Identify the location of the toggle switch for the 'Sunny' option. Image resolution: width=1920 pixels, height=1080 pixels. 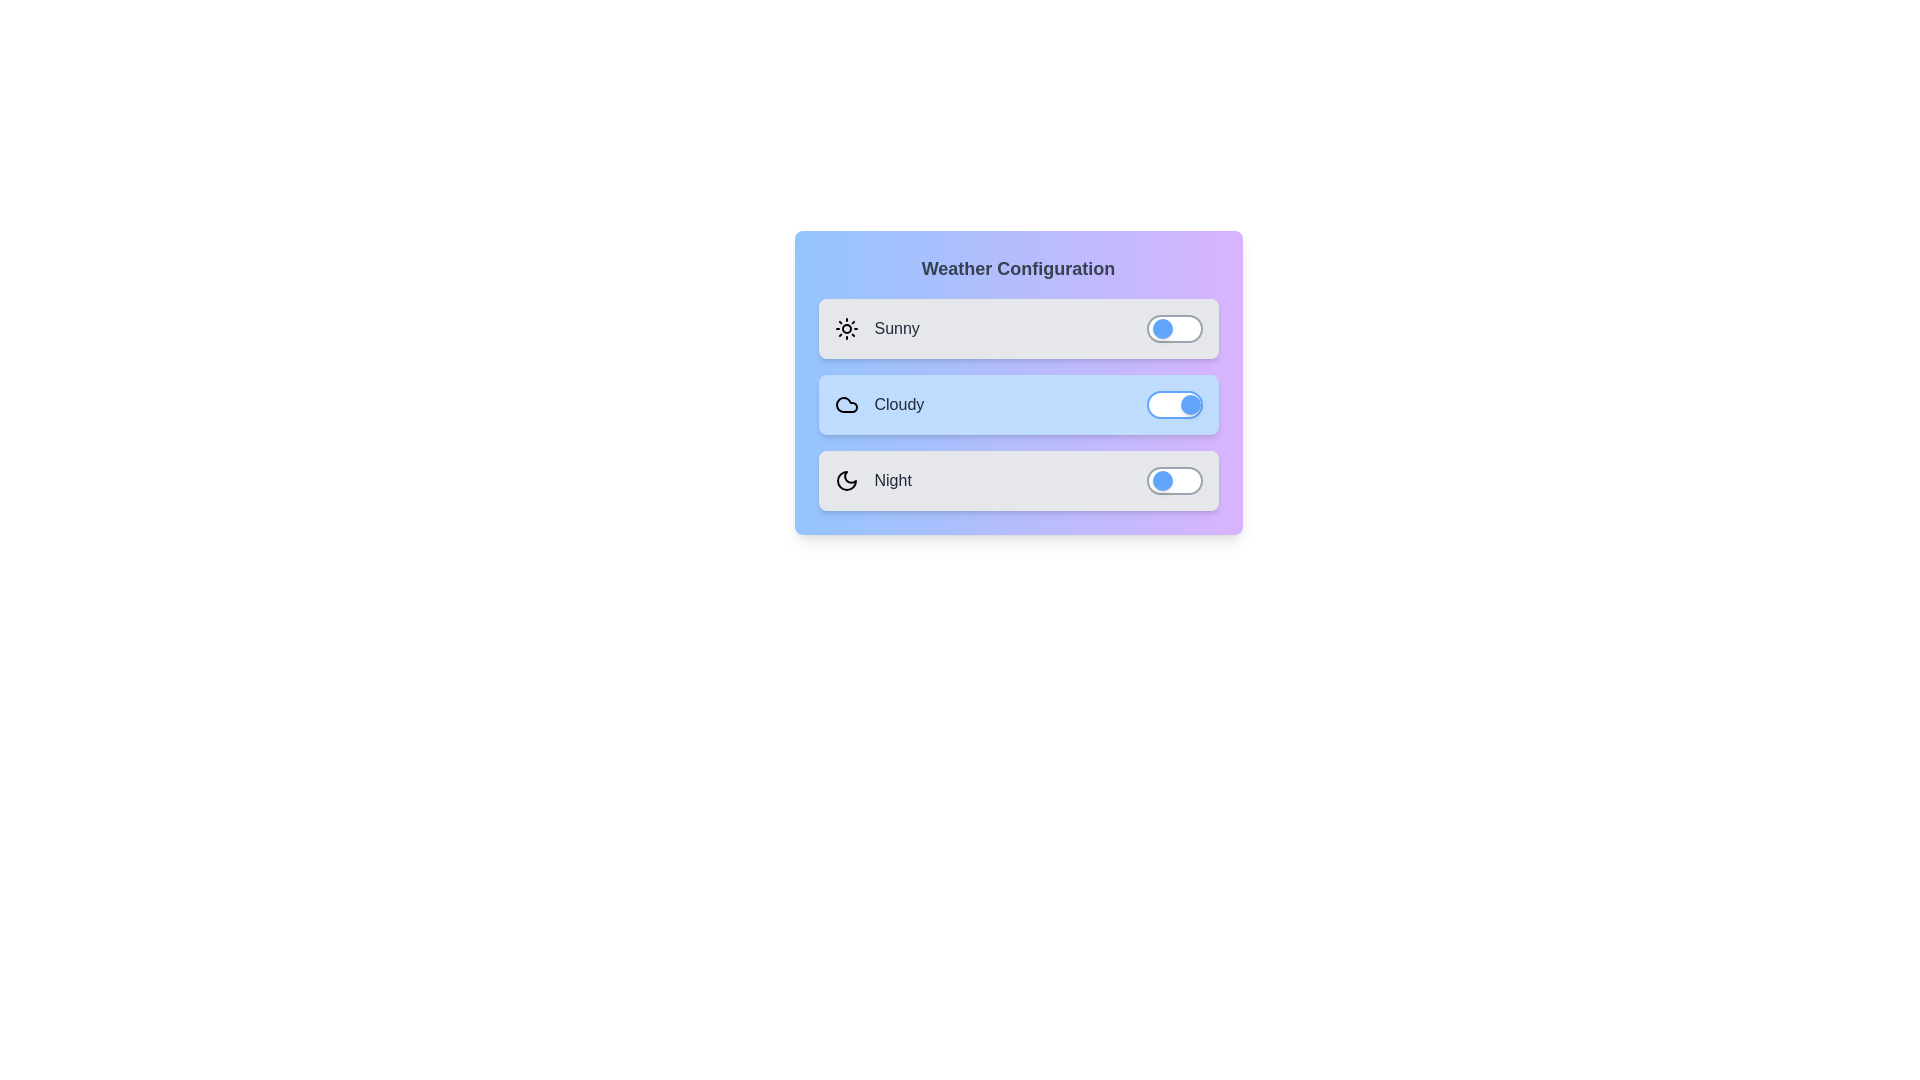
(1174, 327).